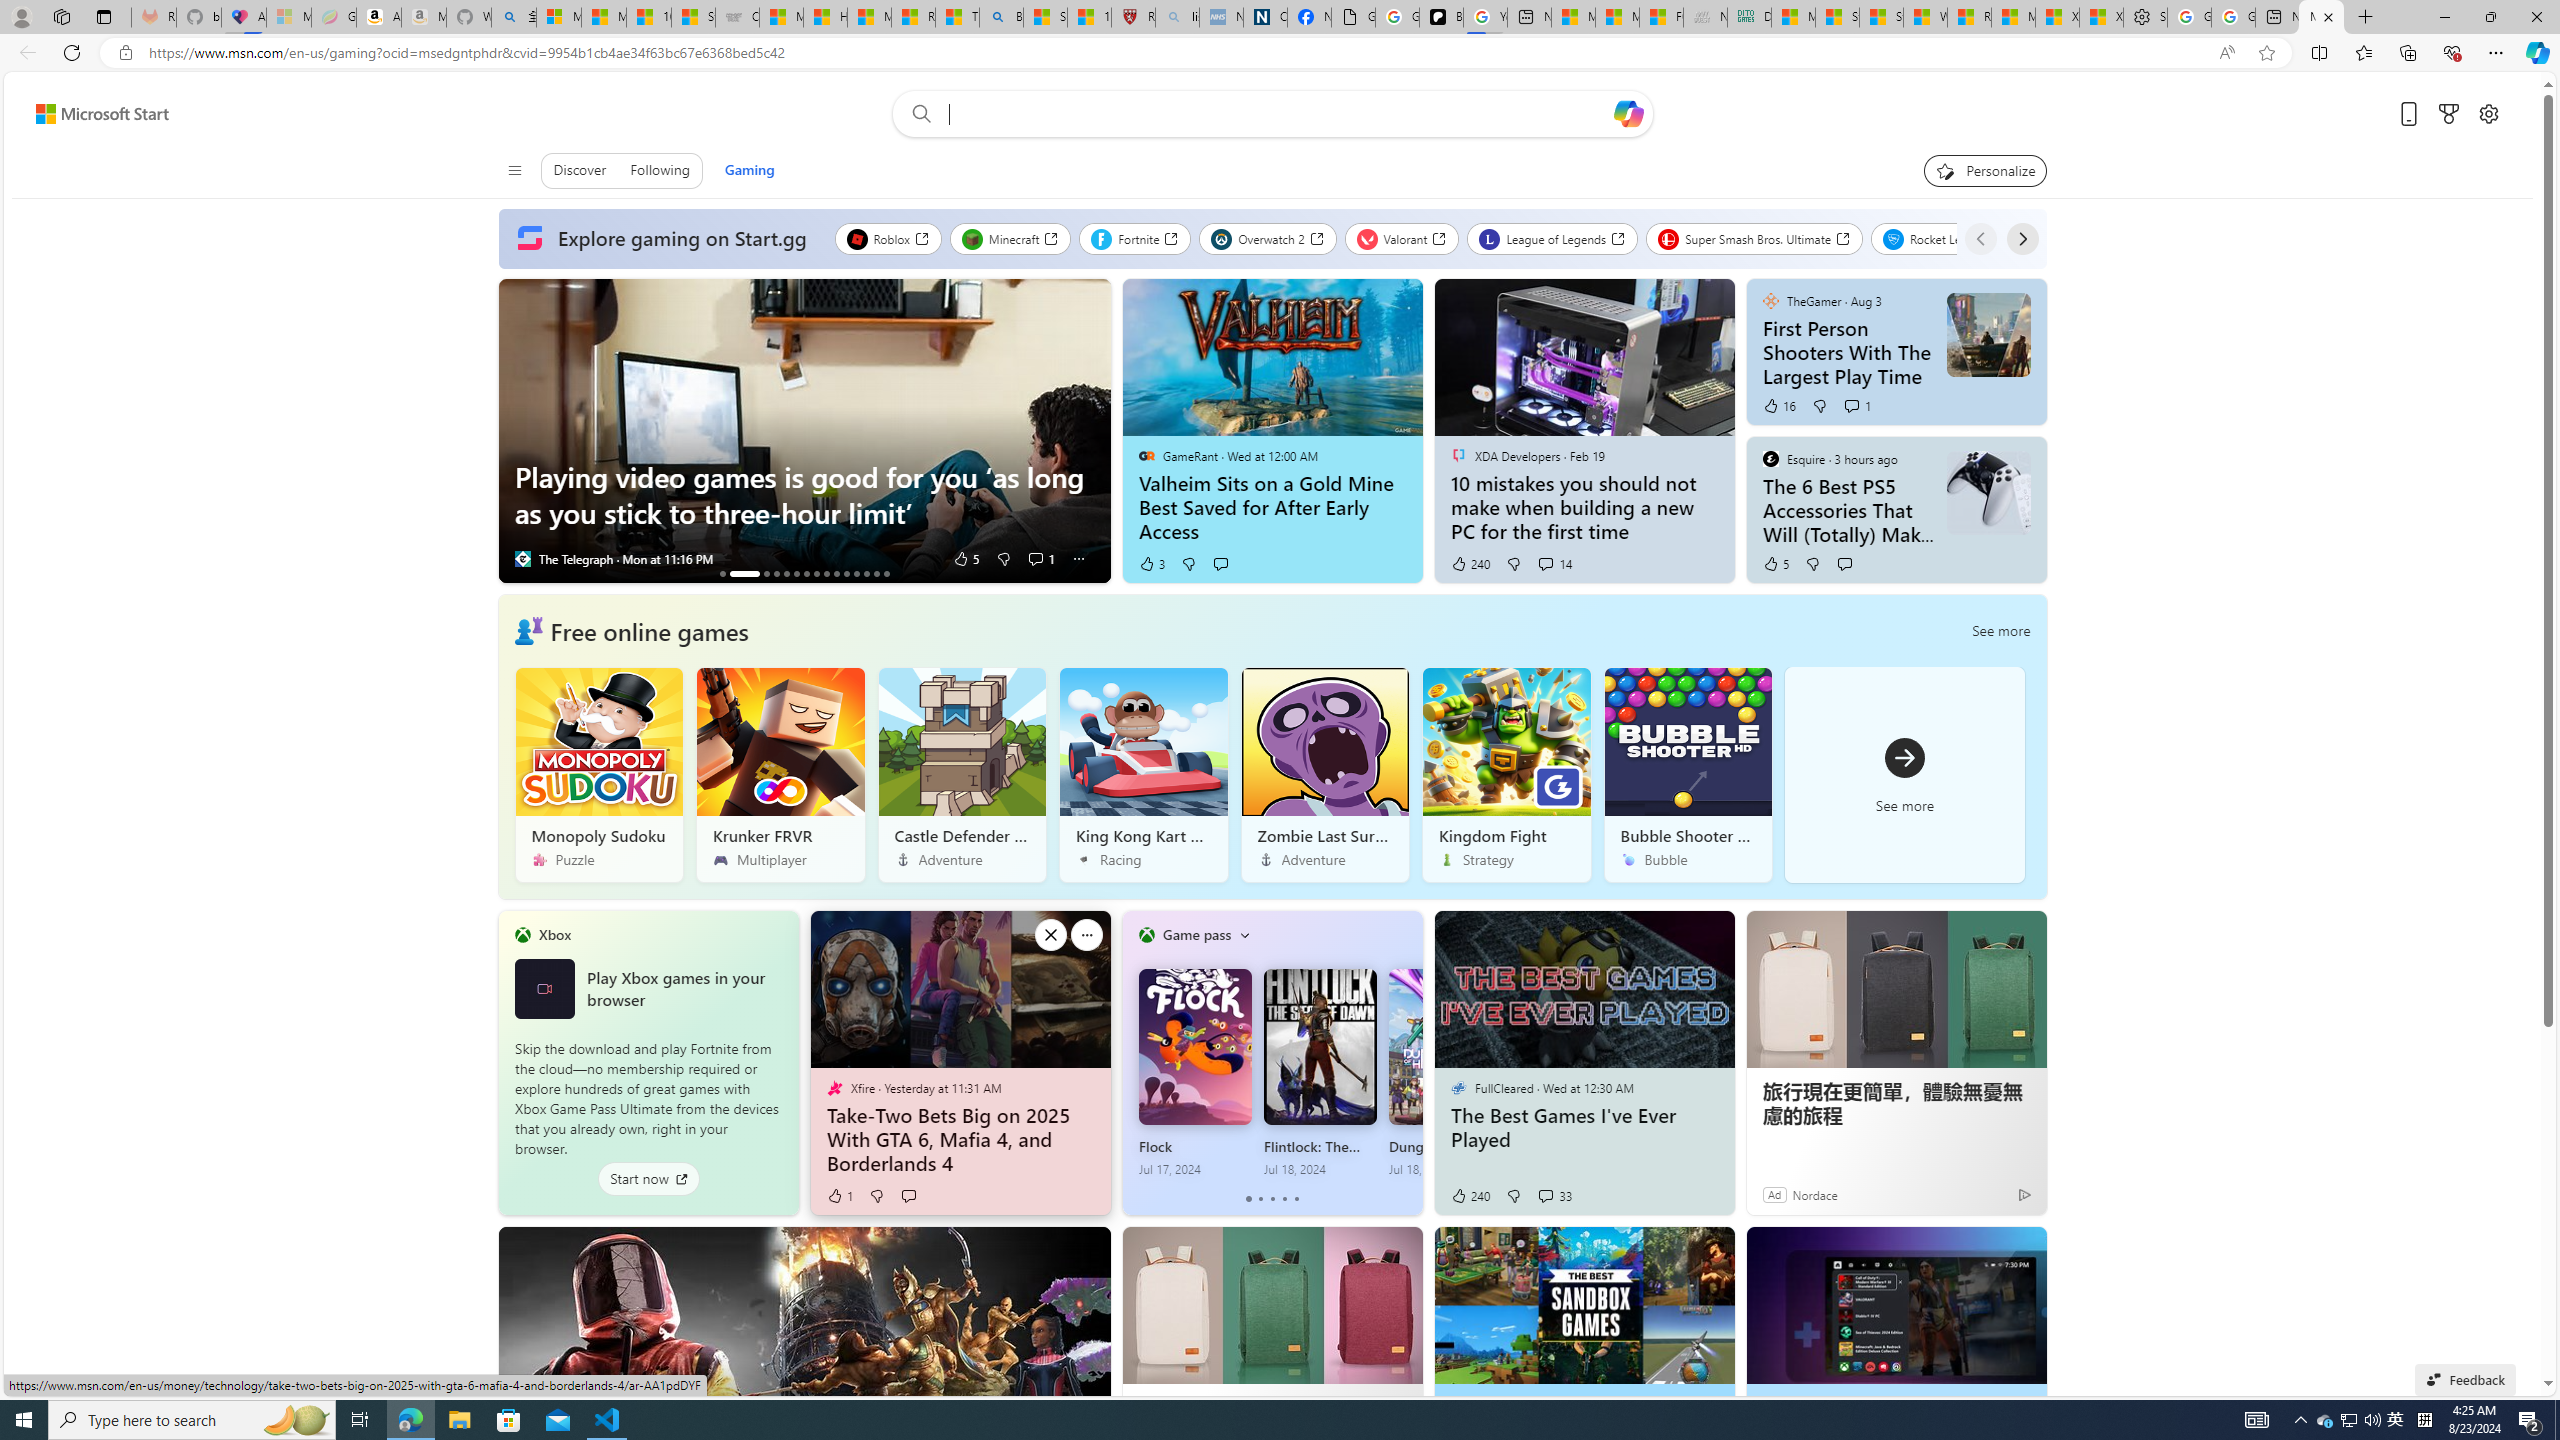  What do you see at coordinates (1552, 238) in the screenshot?
I see `'League of Legends'` at bounding box center [1552, 238].